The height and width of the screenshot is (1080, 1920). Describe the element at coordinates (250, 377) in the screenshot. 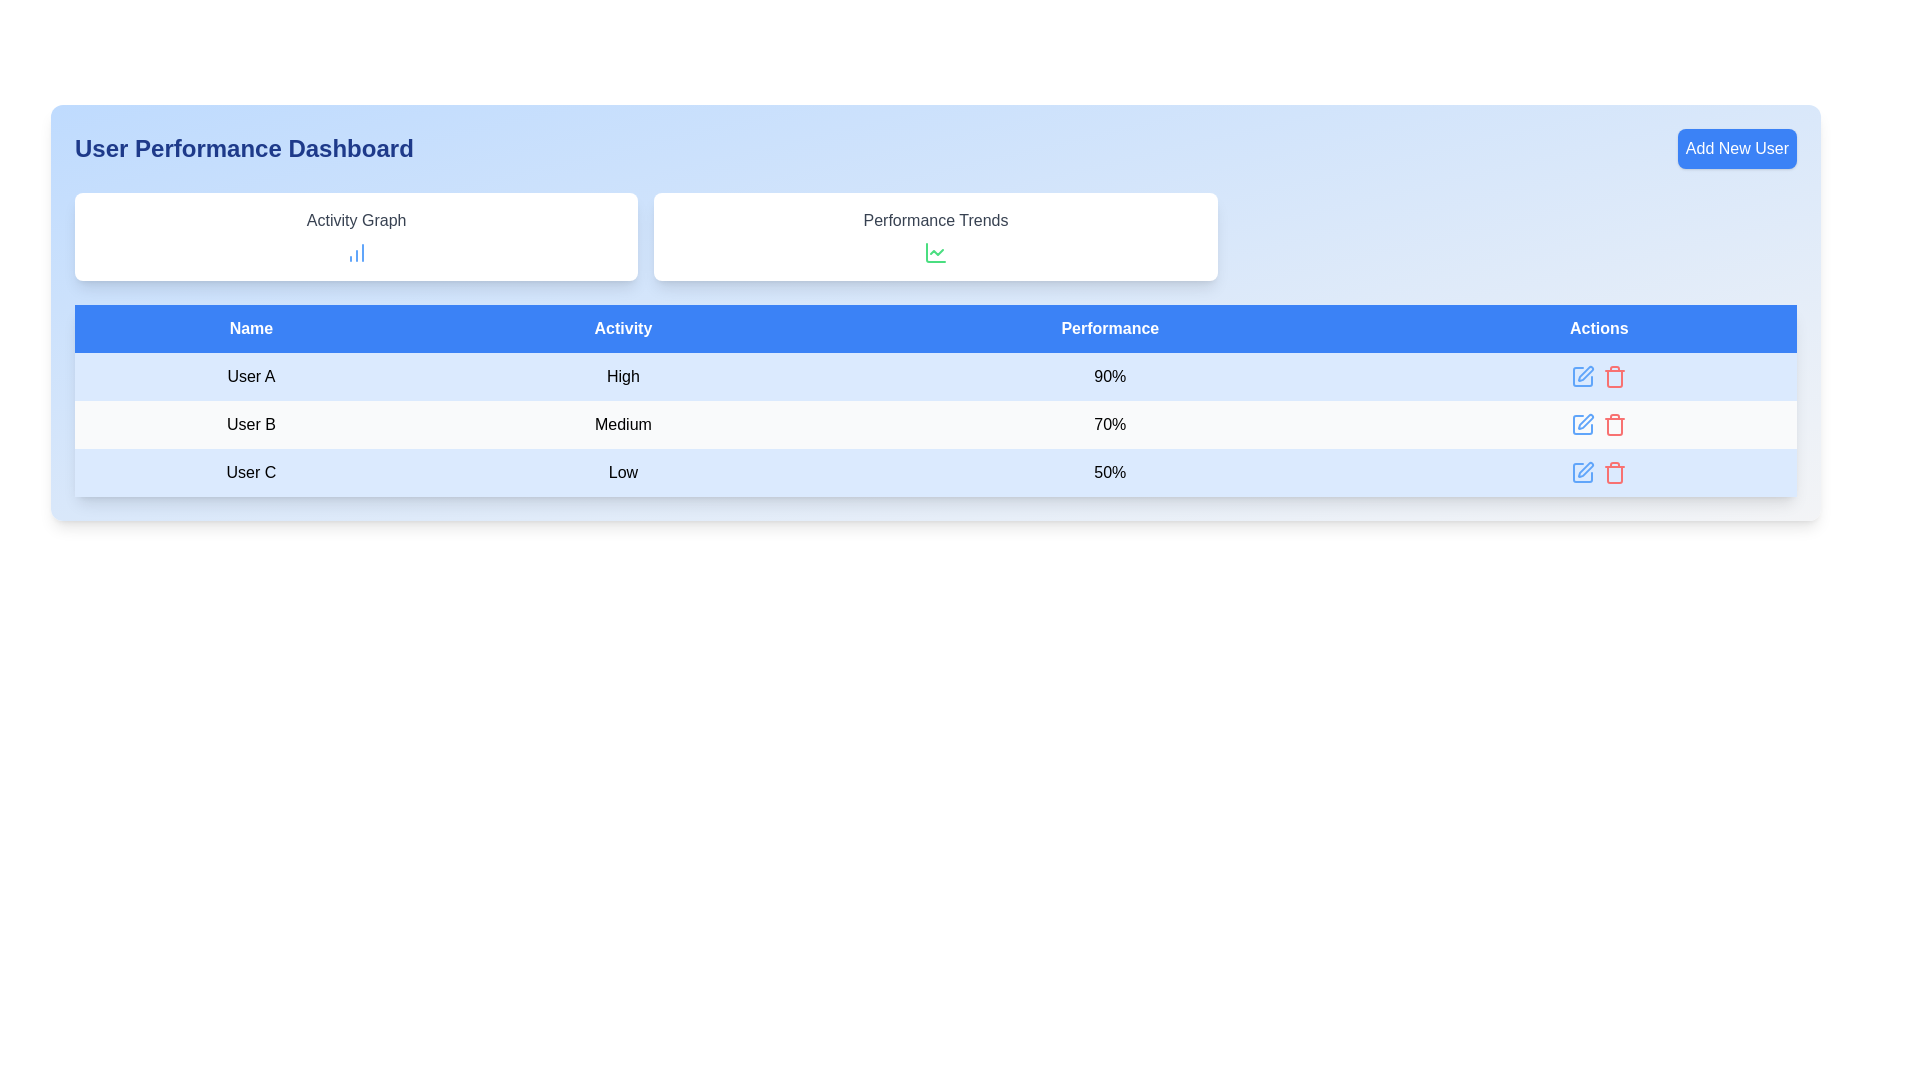

I see `the static text label displaying 'User A' in the first column of the table, which serves as an identifier for an entry` at that location.